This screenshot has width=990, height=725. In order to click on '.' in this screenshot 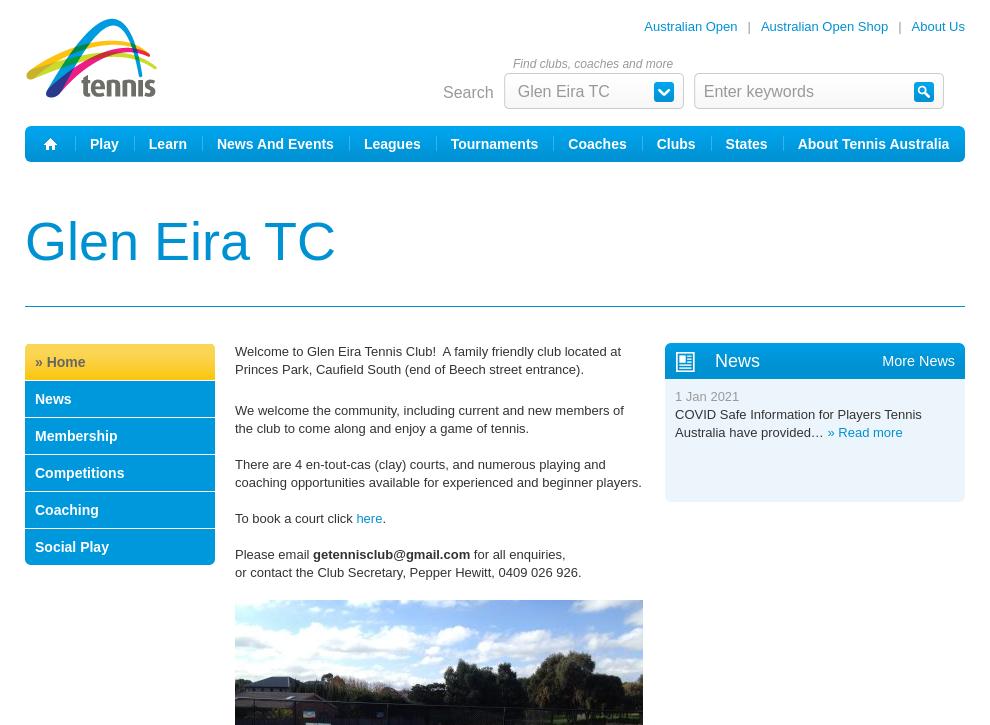, I will do `click(384, 518)`.